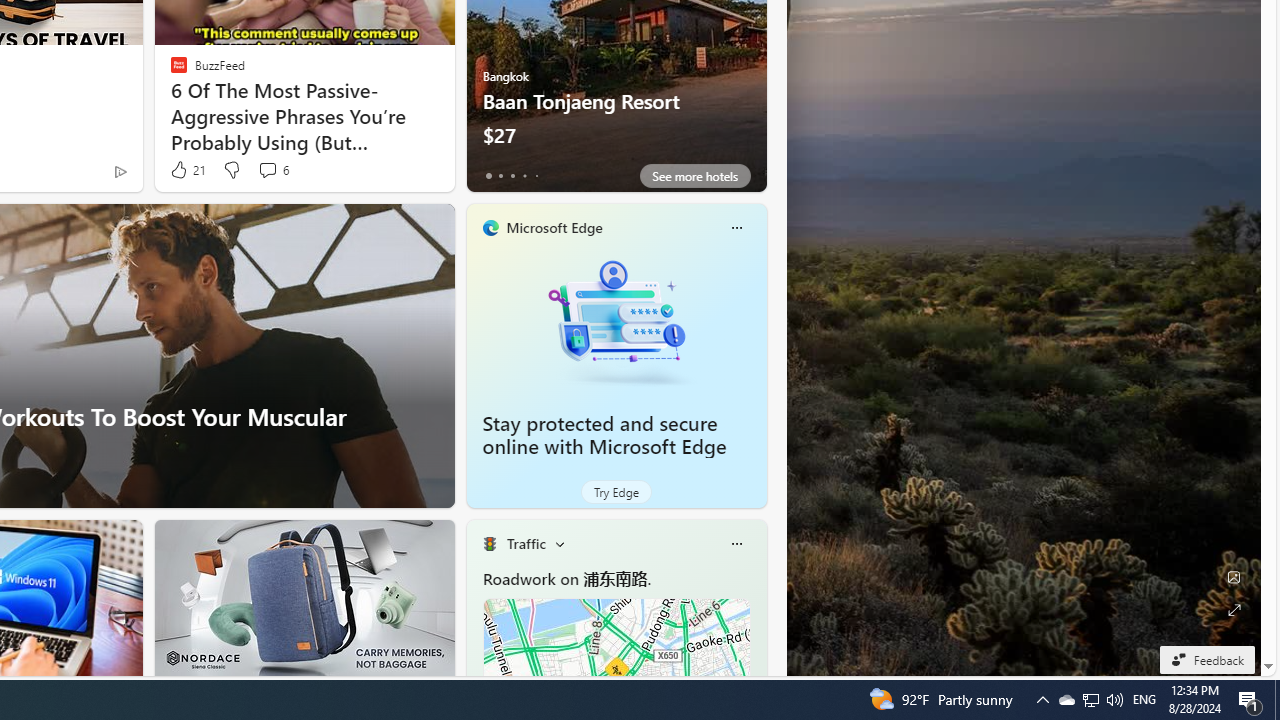 This screenshot has width=1280, height=720. Describe the element at coordinates (186, 169) in the screenshot. I see `'21 Like'` at that location.